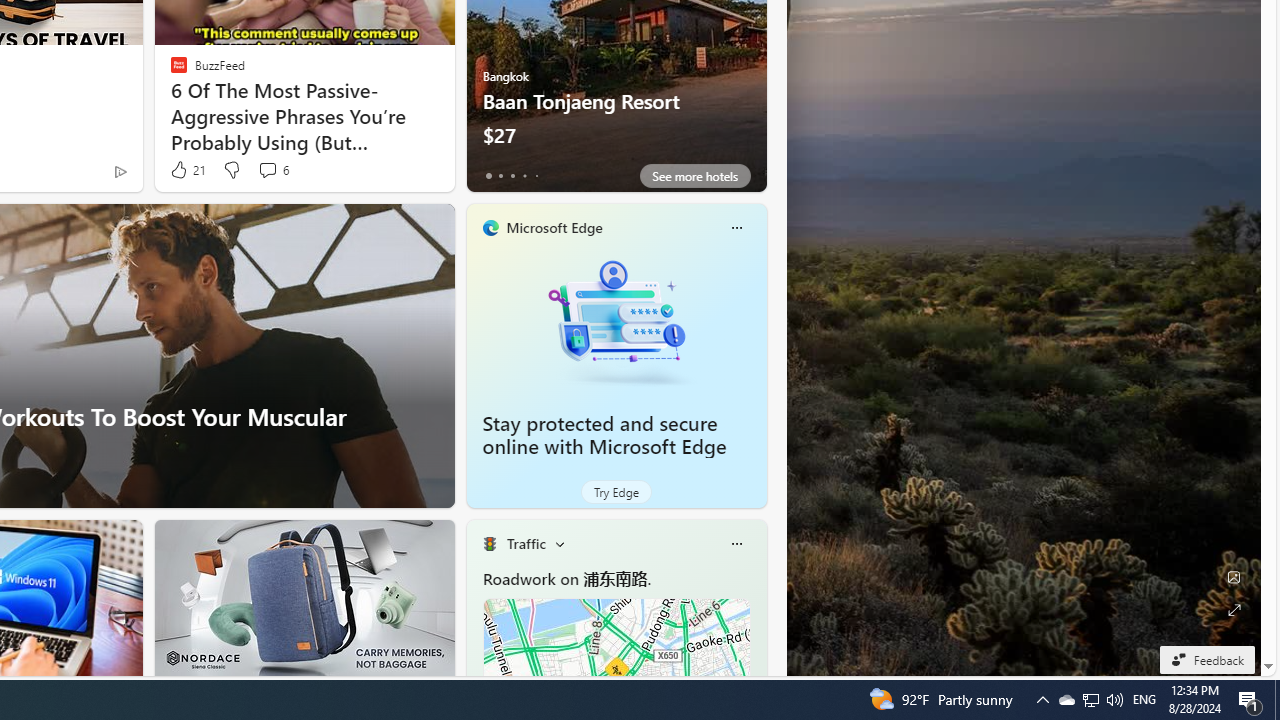 This screenshot has width=1280, height=720. Describe the element at coordinates (186, 169) in the screenshot. I see `'21 Like'` at that location.